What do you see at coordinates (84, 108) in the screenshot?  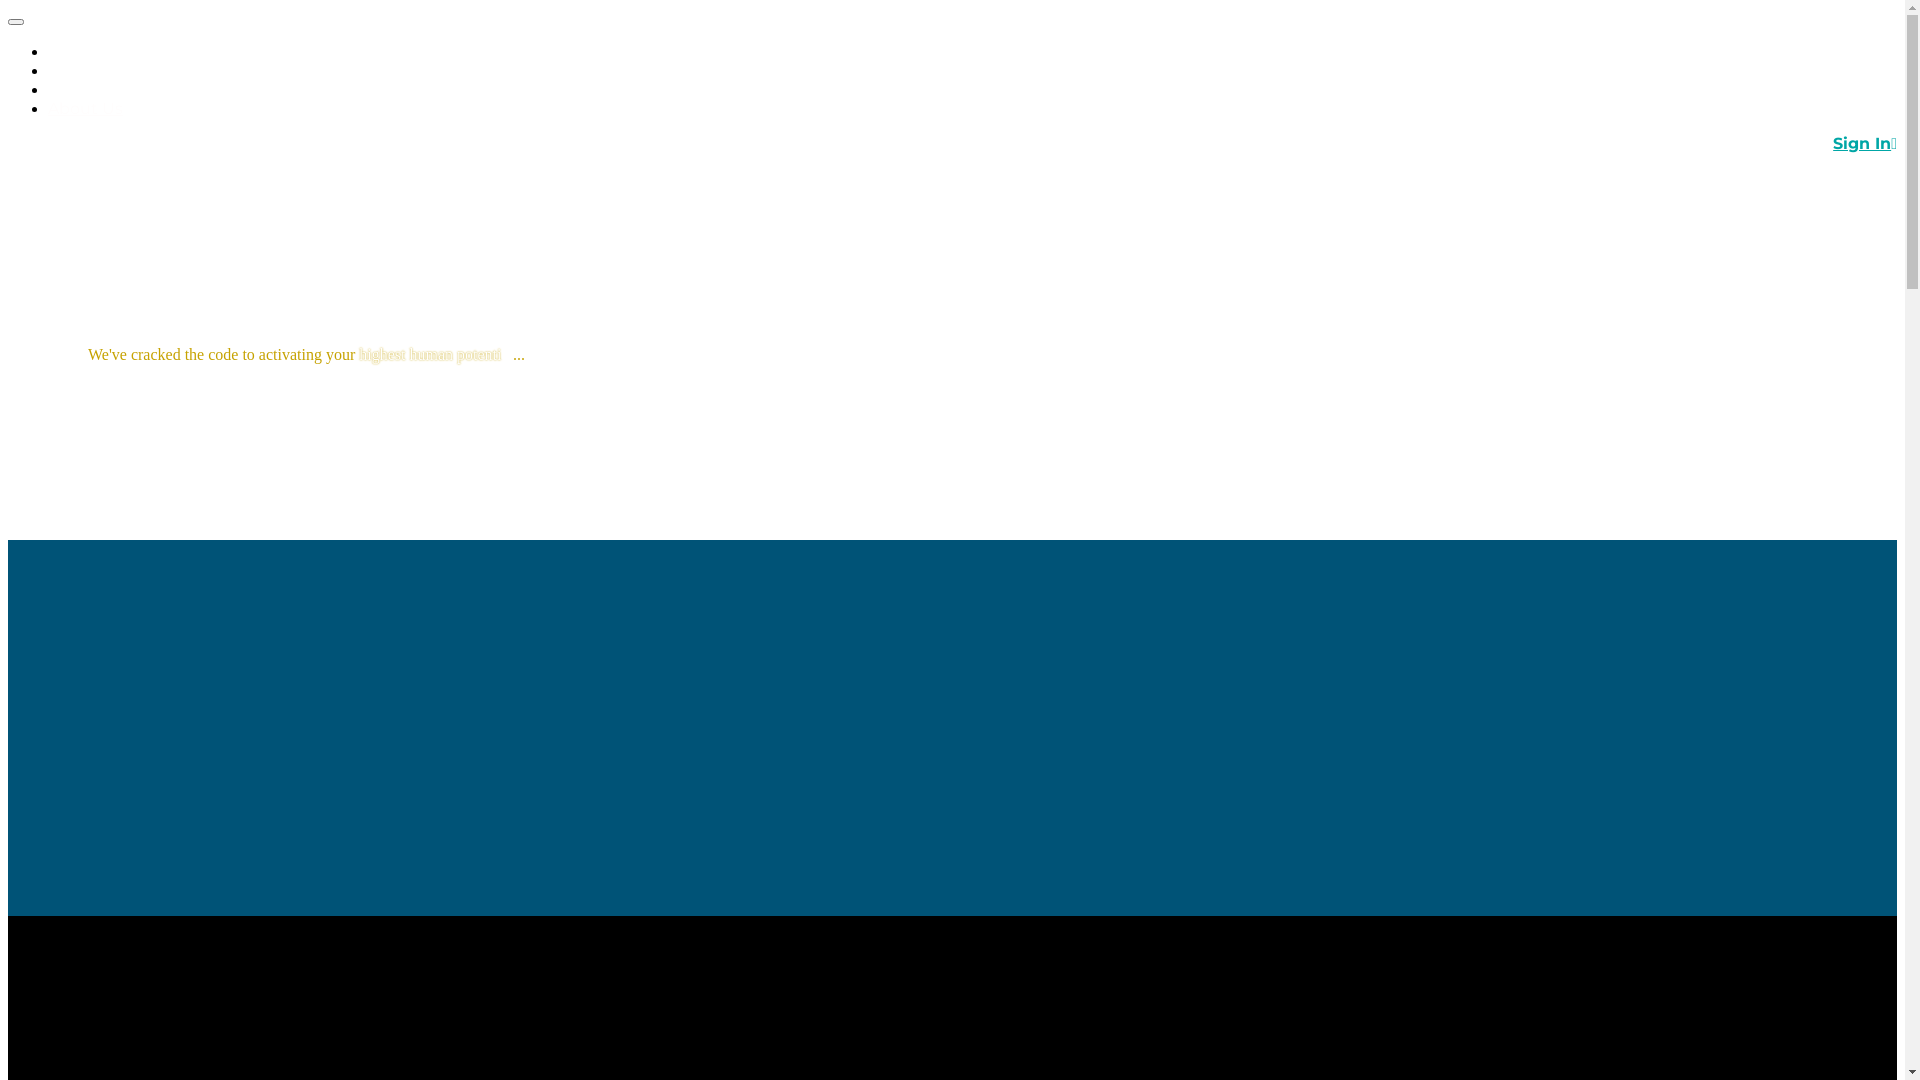 I see `'About Us'` at bounding box center [84, 108].